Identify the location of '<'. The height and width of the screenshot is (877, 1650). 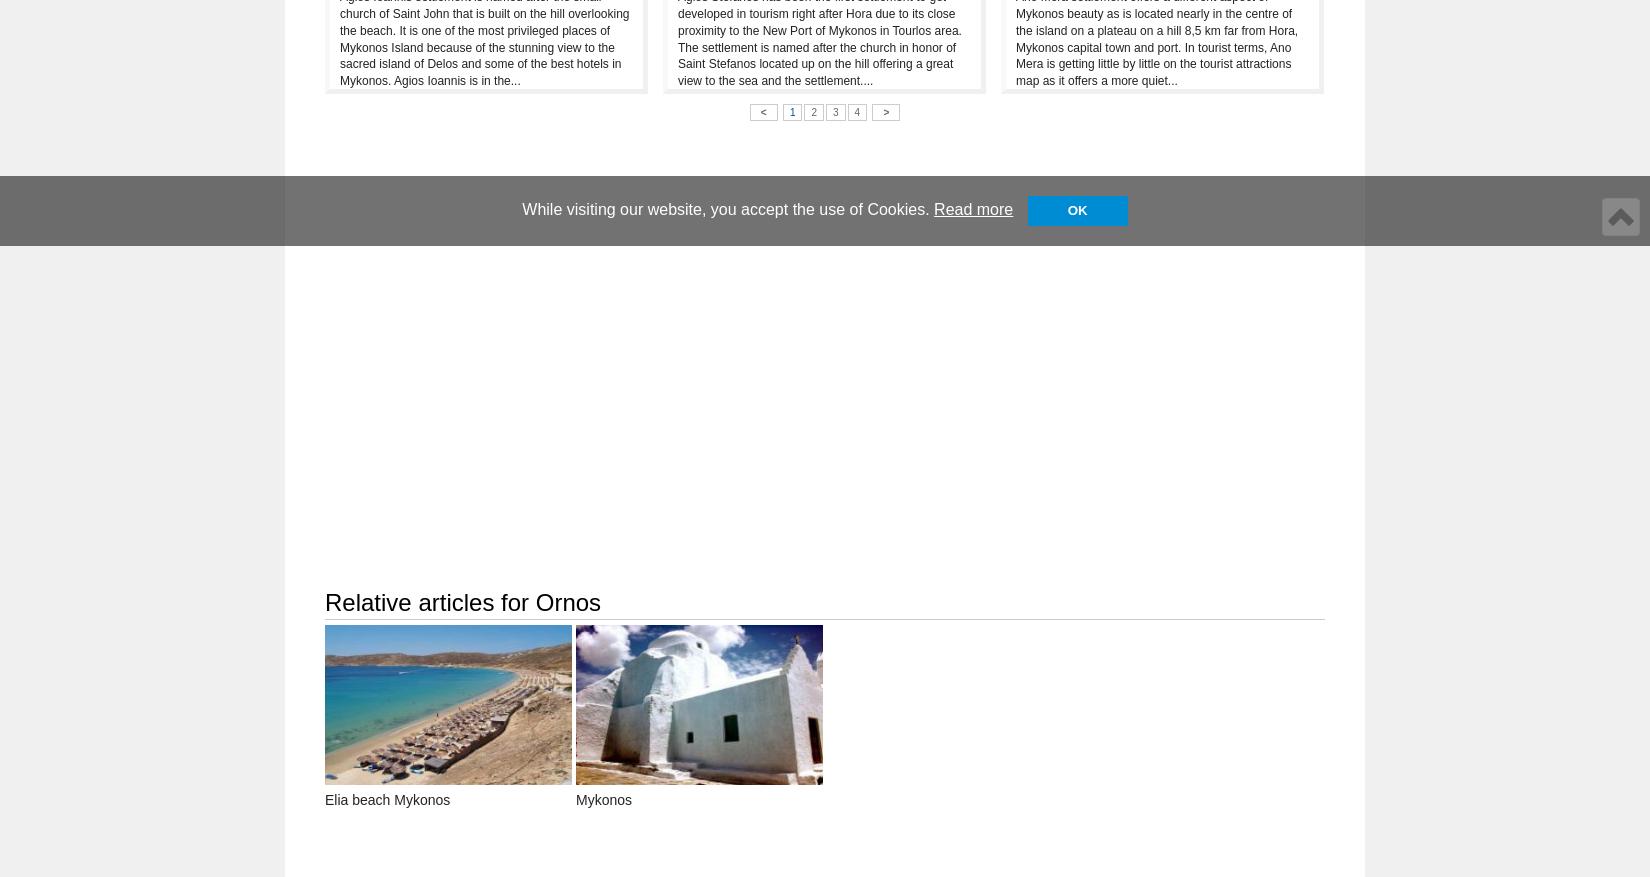
(761, 111).